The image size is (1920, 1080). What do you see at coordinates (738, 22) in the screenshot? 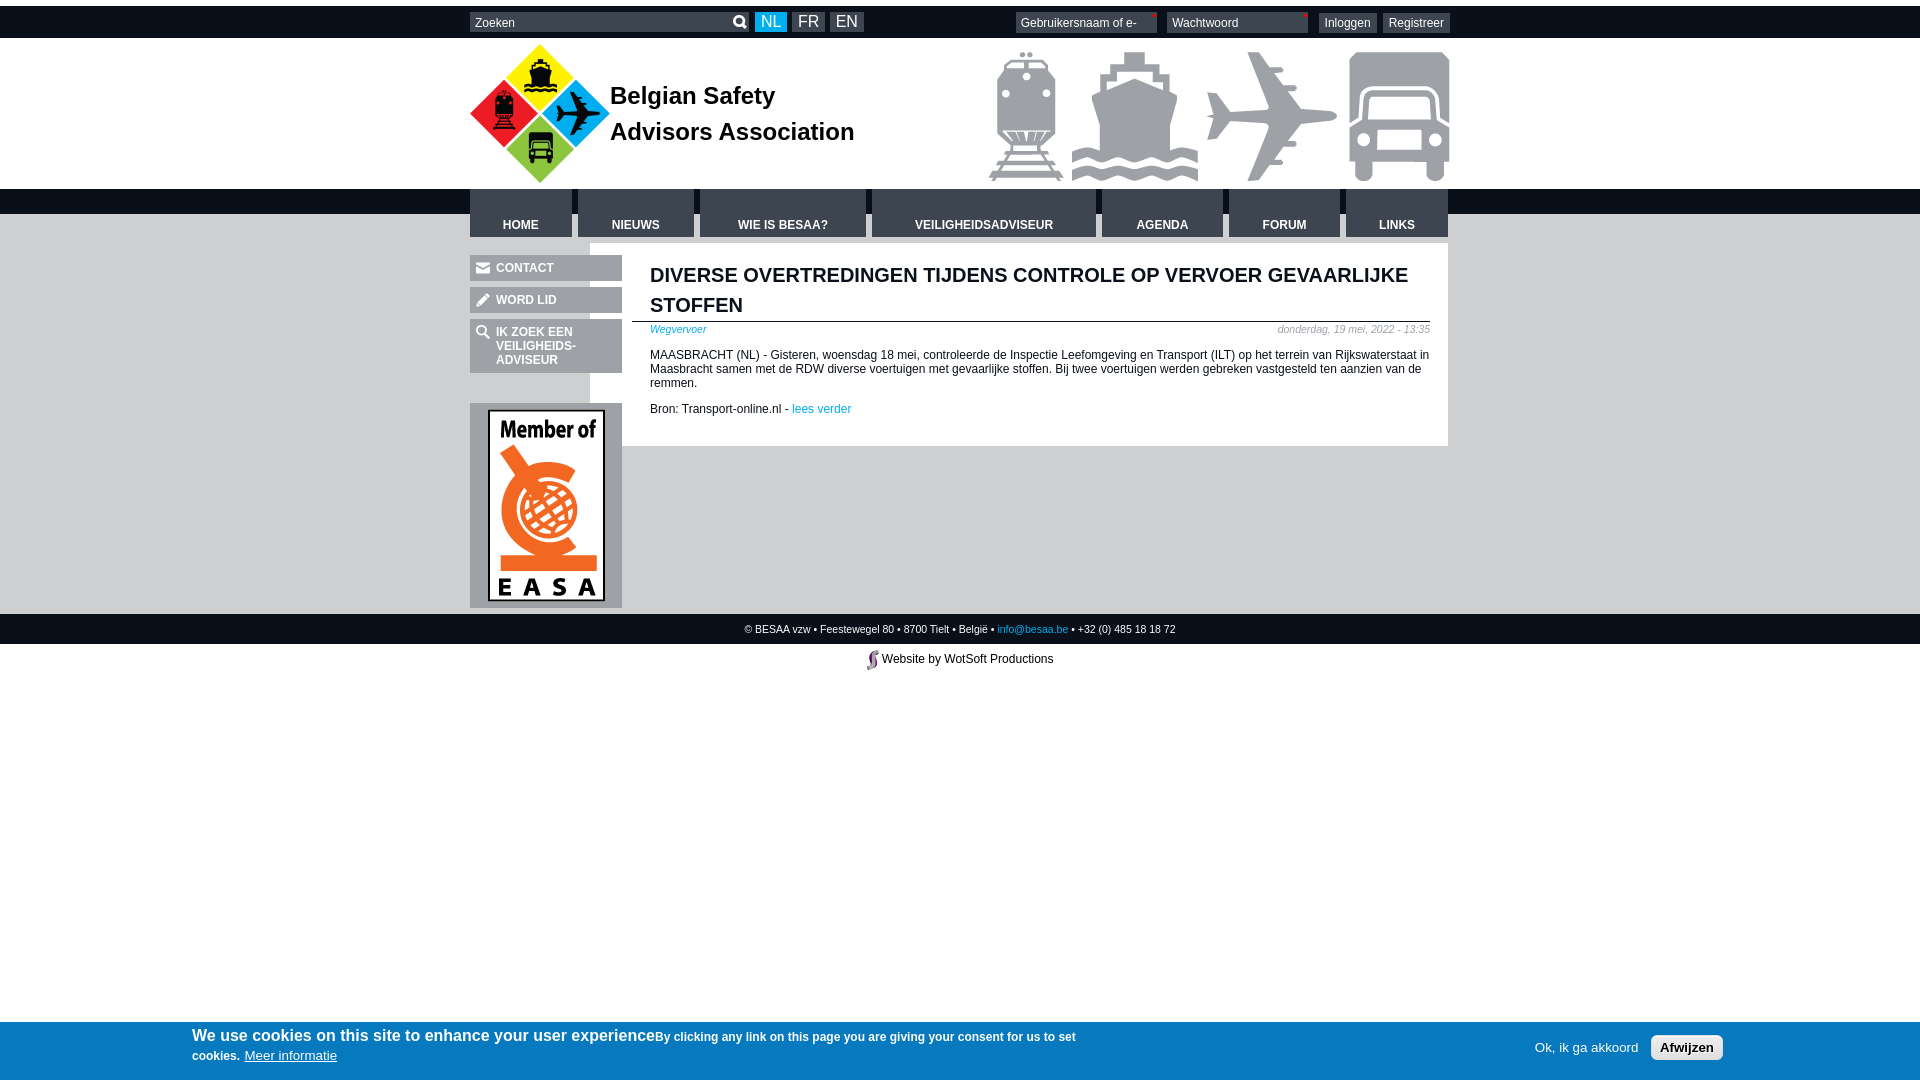
I see `'Zoeken'` at bounding box center [738, 22].